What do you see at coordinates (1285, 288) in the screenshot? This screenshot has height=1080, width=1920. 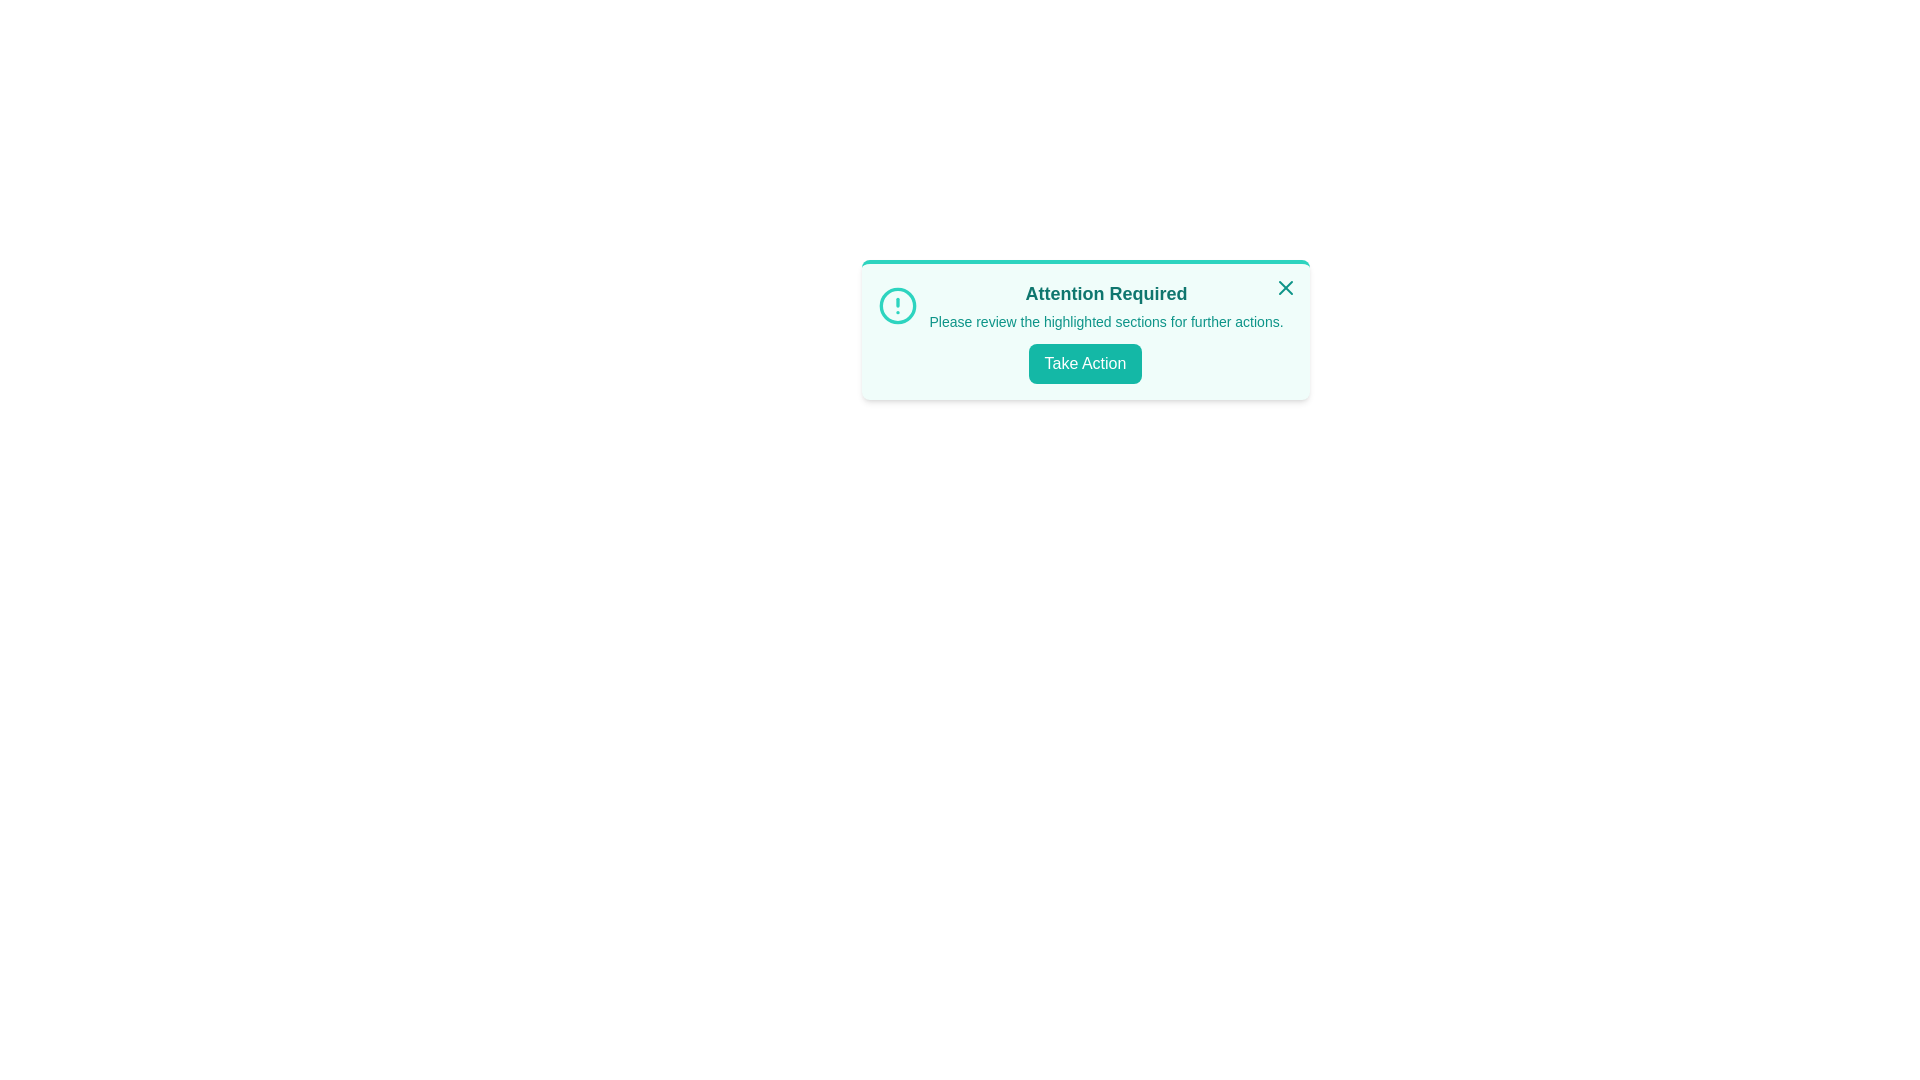 I see `the close icon to dismiss the alert` at bounding box center [1285, 288].